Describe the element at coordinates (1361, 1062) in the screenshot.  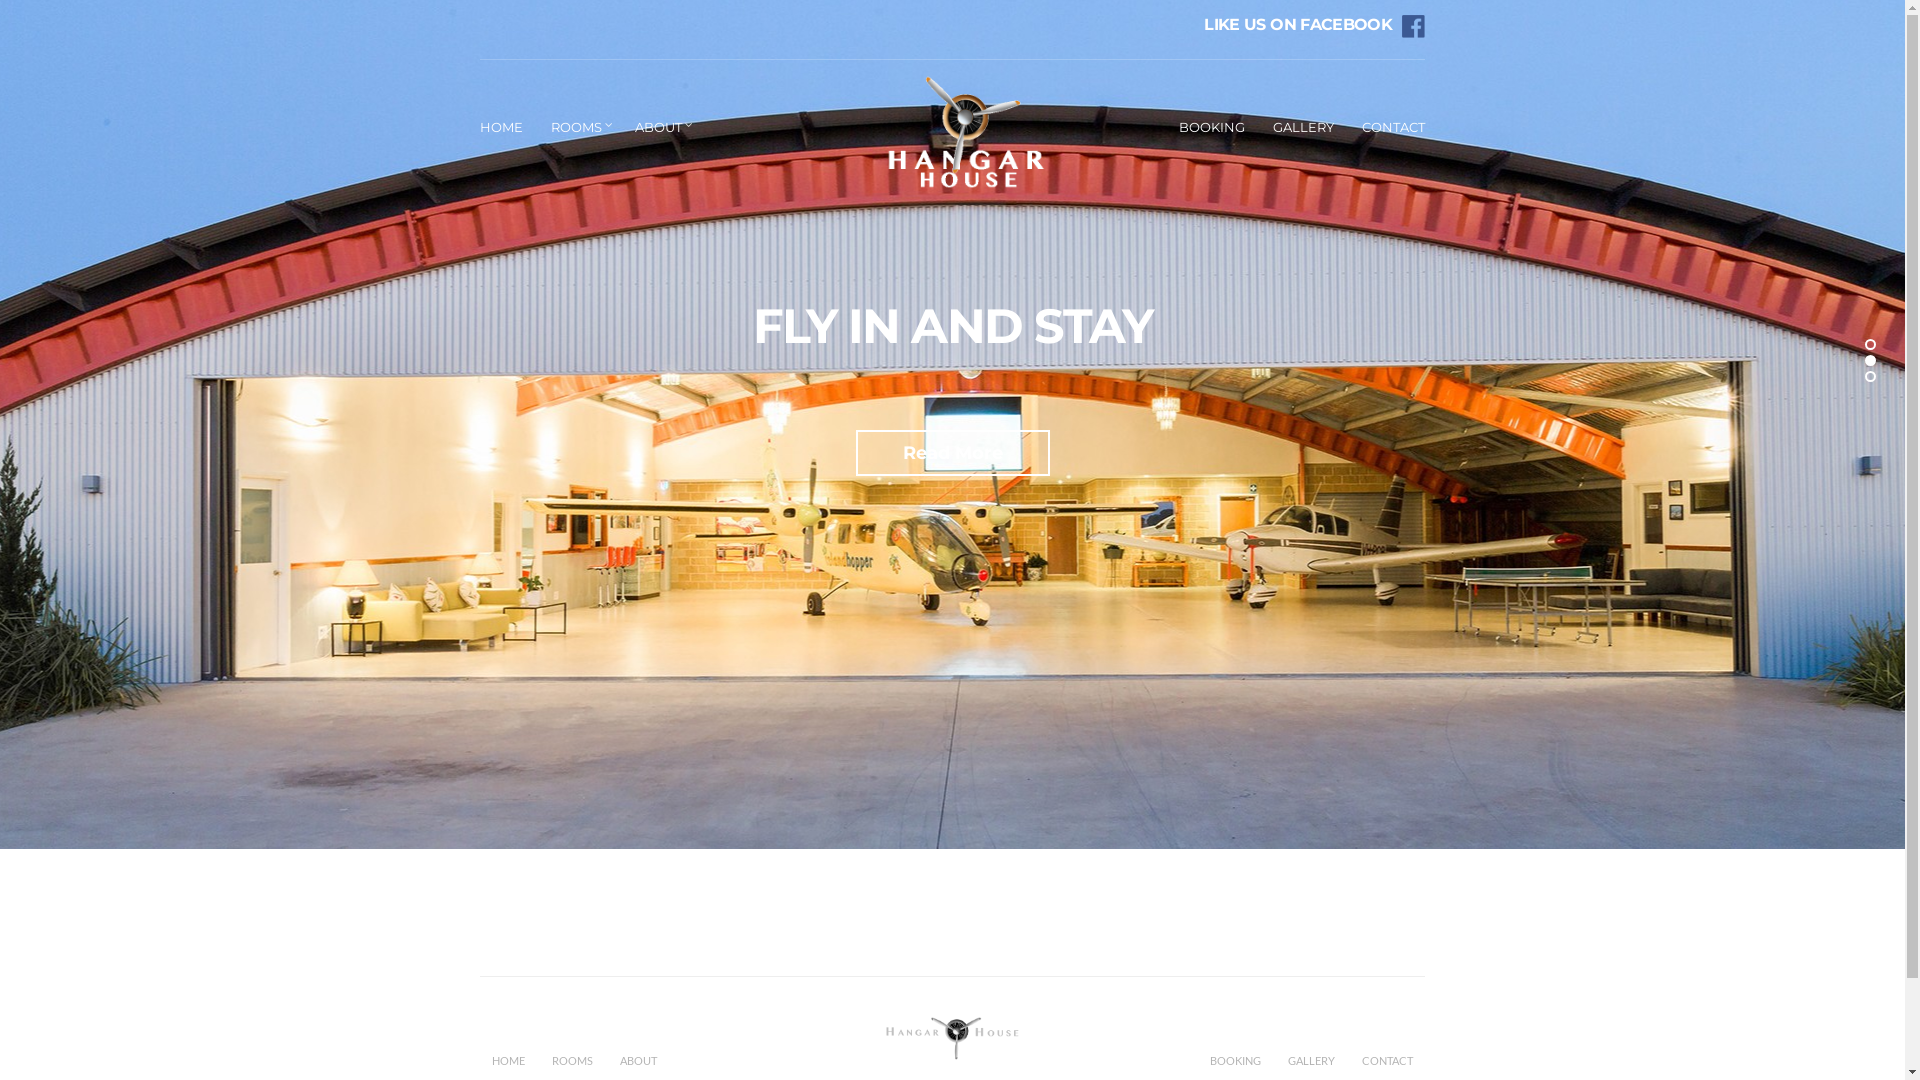
I see `'CONTACT'` at that location.